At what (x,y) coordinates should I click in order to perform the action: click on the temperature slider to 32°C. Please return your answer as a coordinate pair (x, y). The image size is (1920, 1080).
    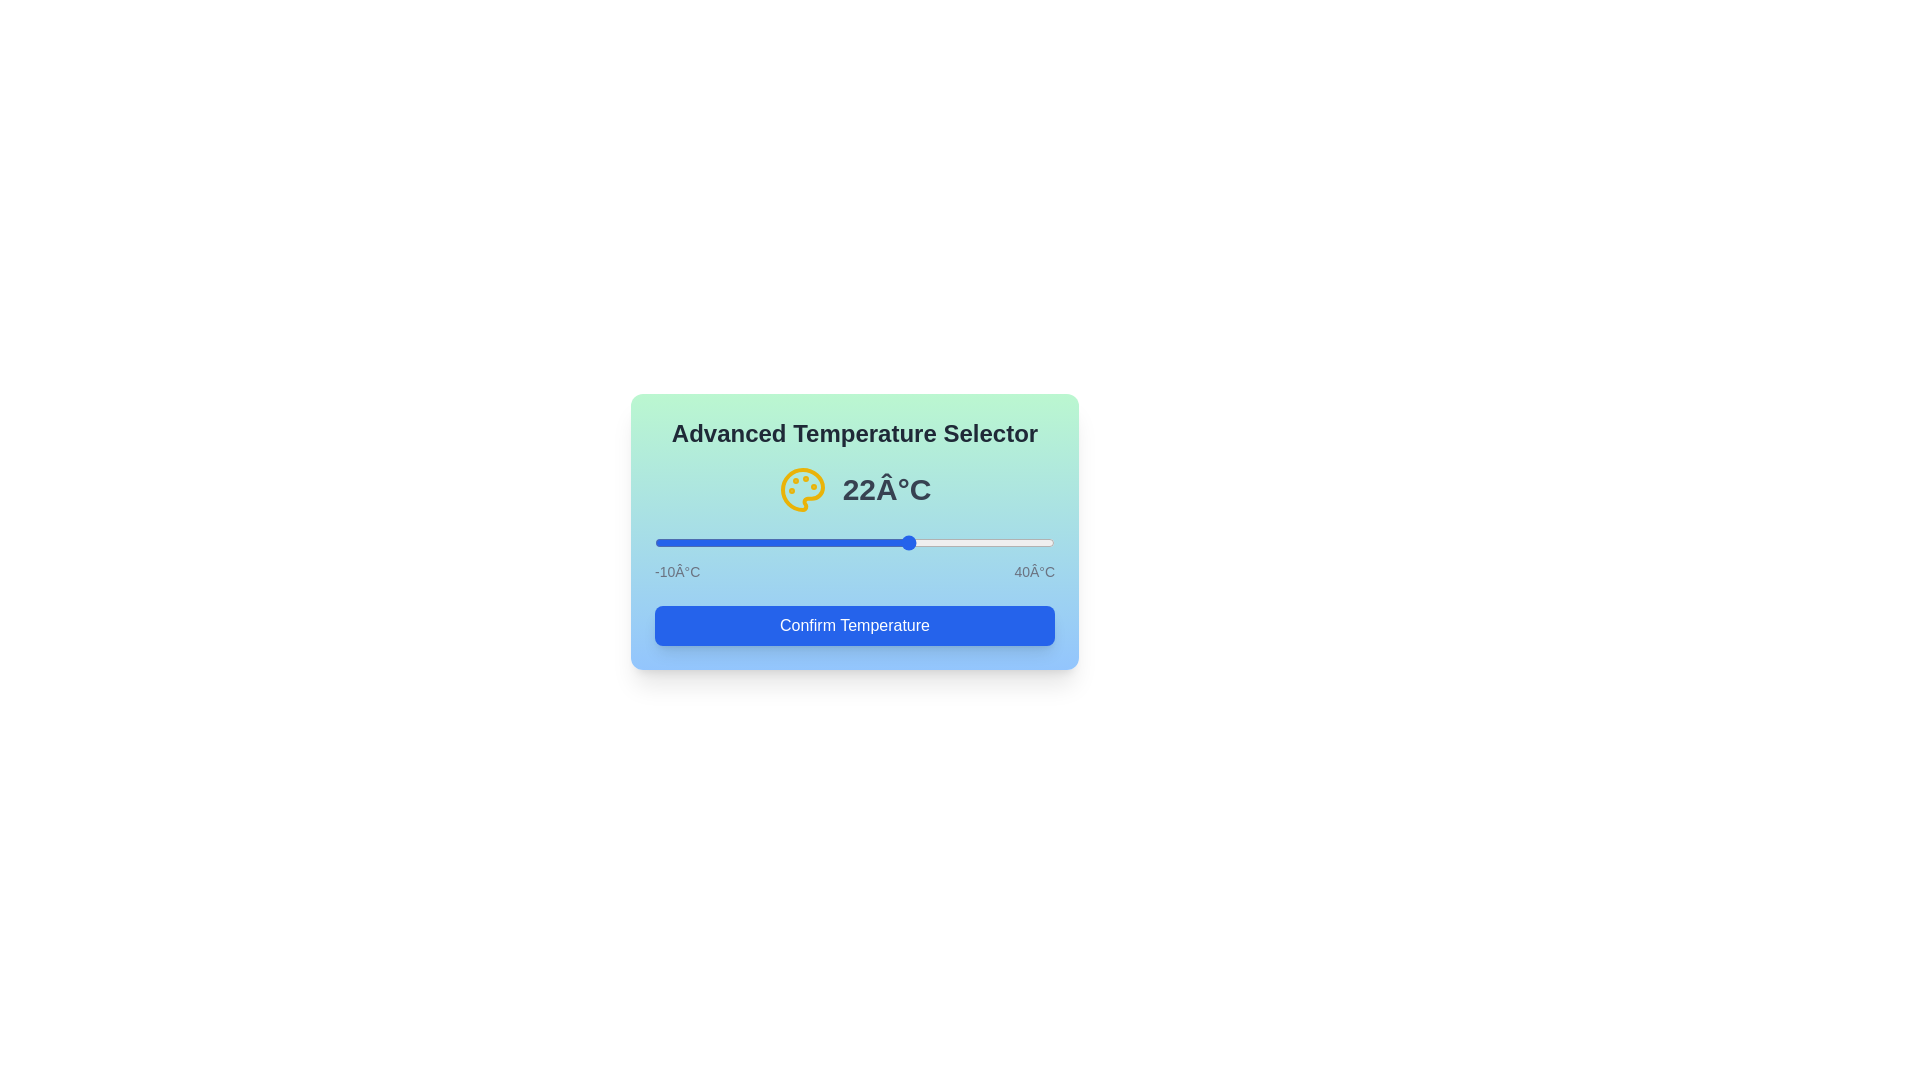
    Looking at the image, I should click on (990, 543).